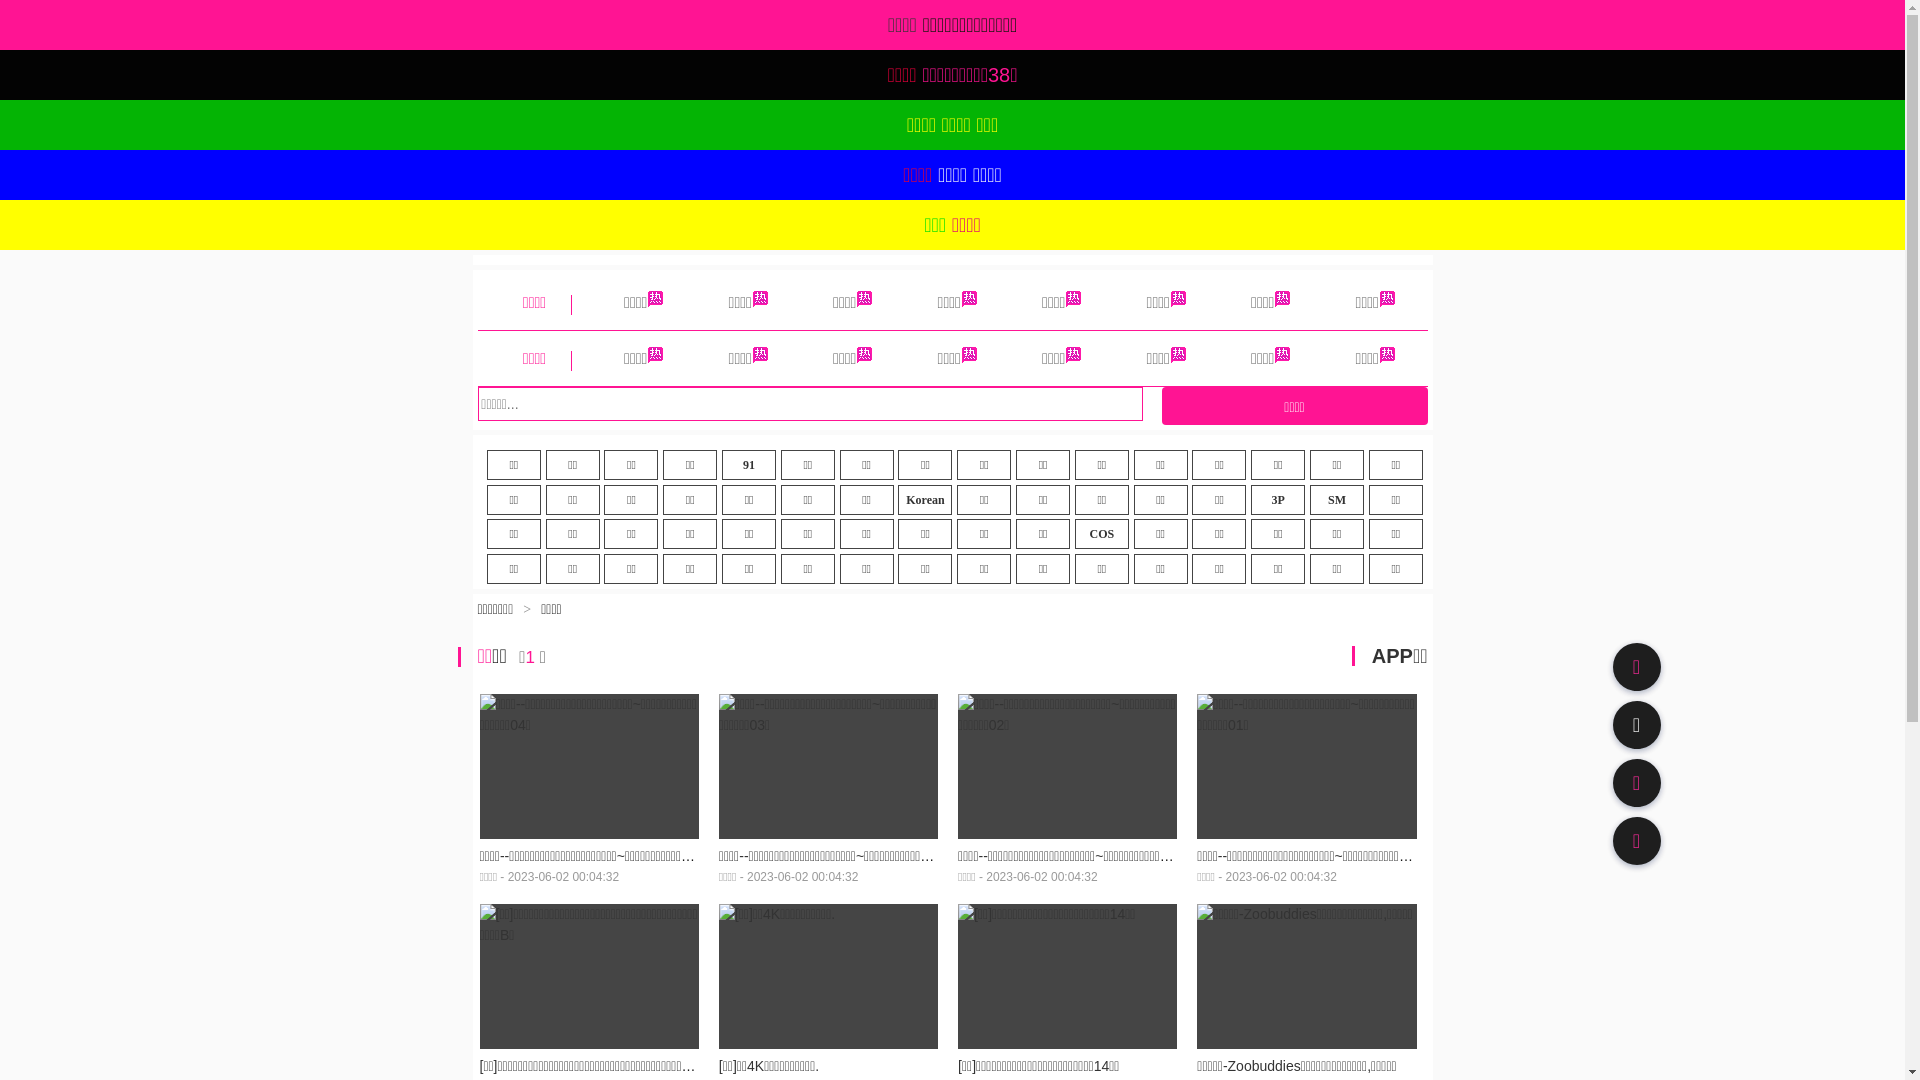  I want to click on '91TV', so click(1636, 782).